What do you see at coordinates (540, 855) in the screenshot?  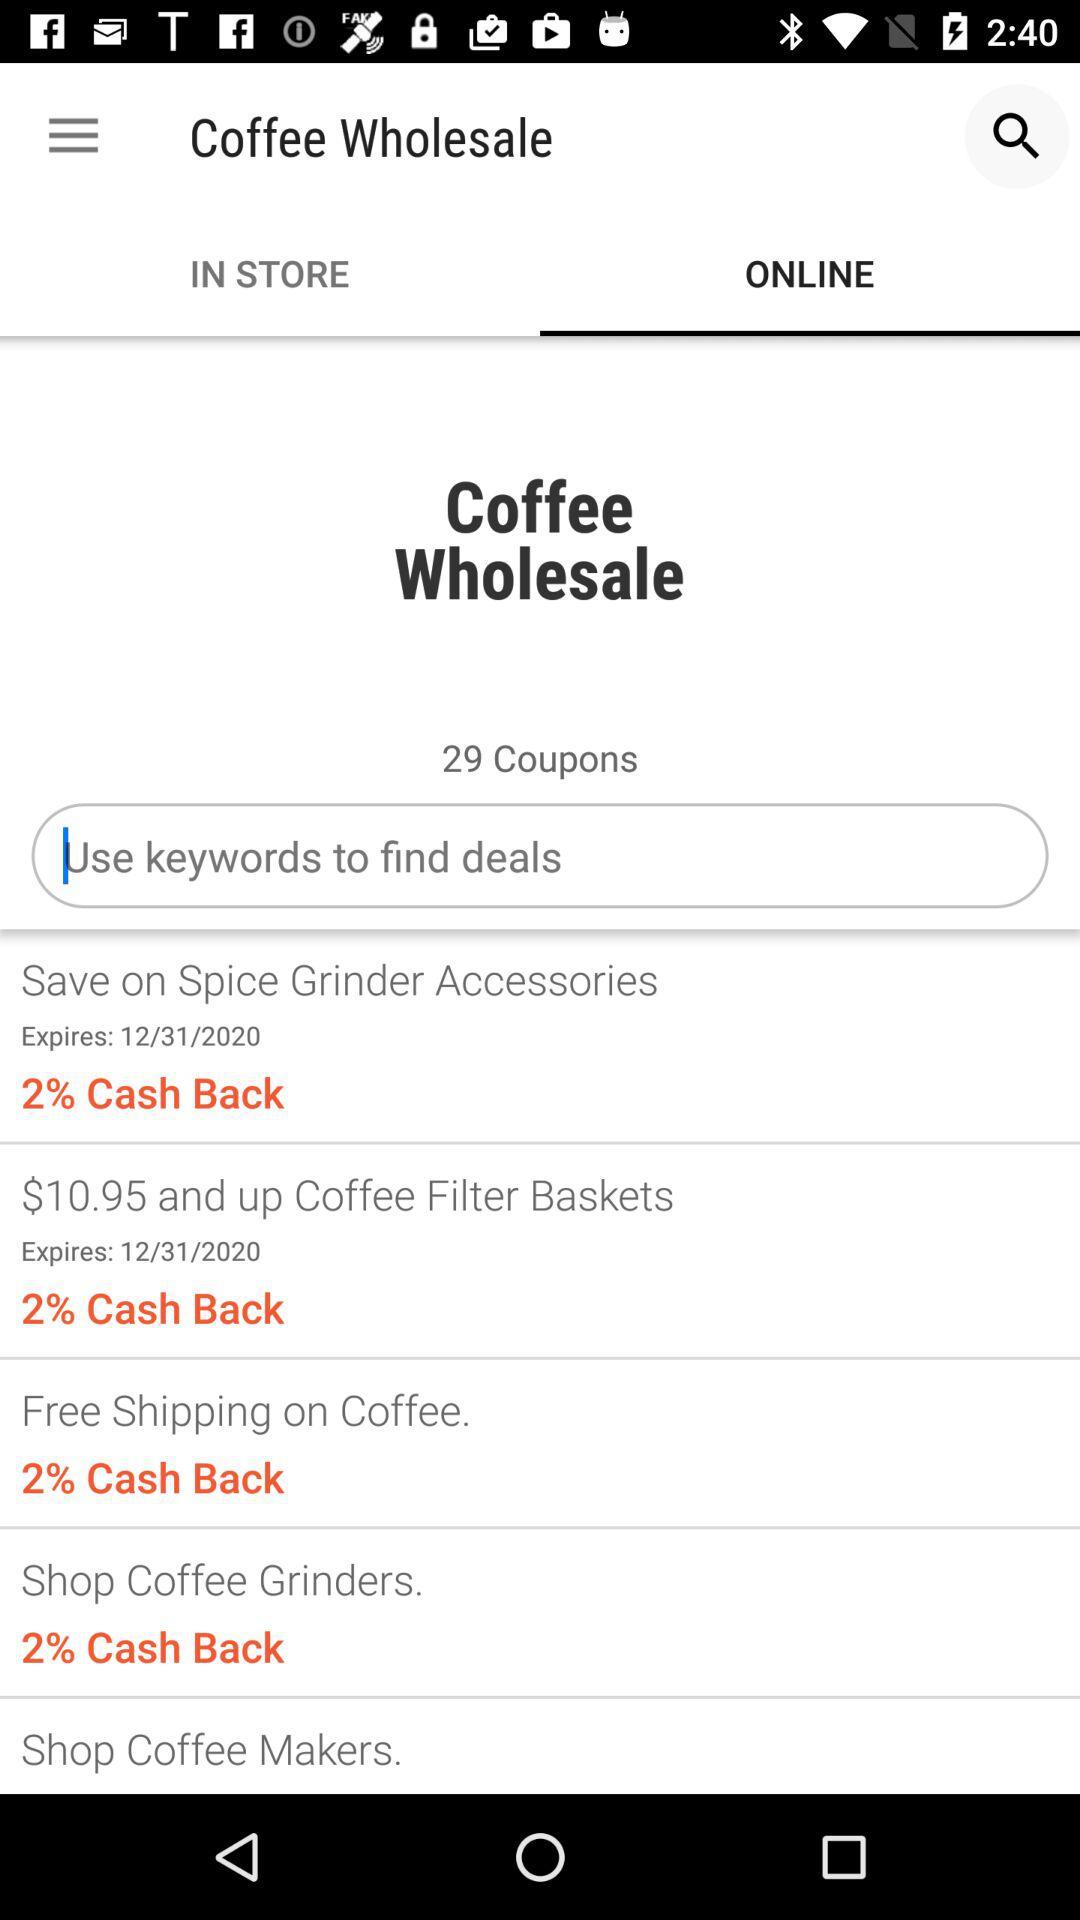 I see `the icon below the 29 coupons` at bounding box center [540, 855].